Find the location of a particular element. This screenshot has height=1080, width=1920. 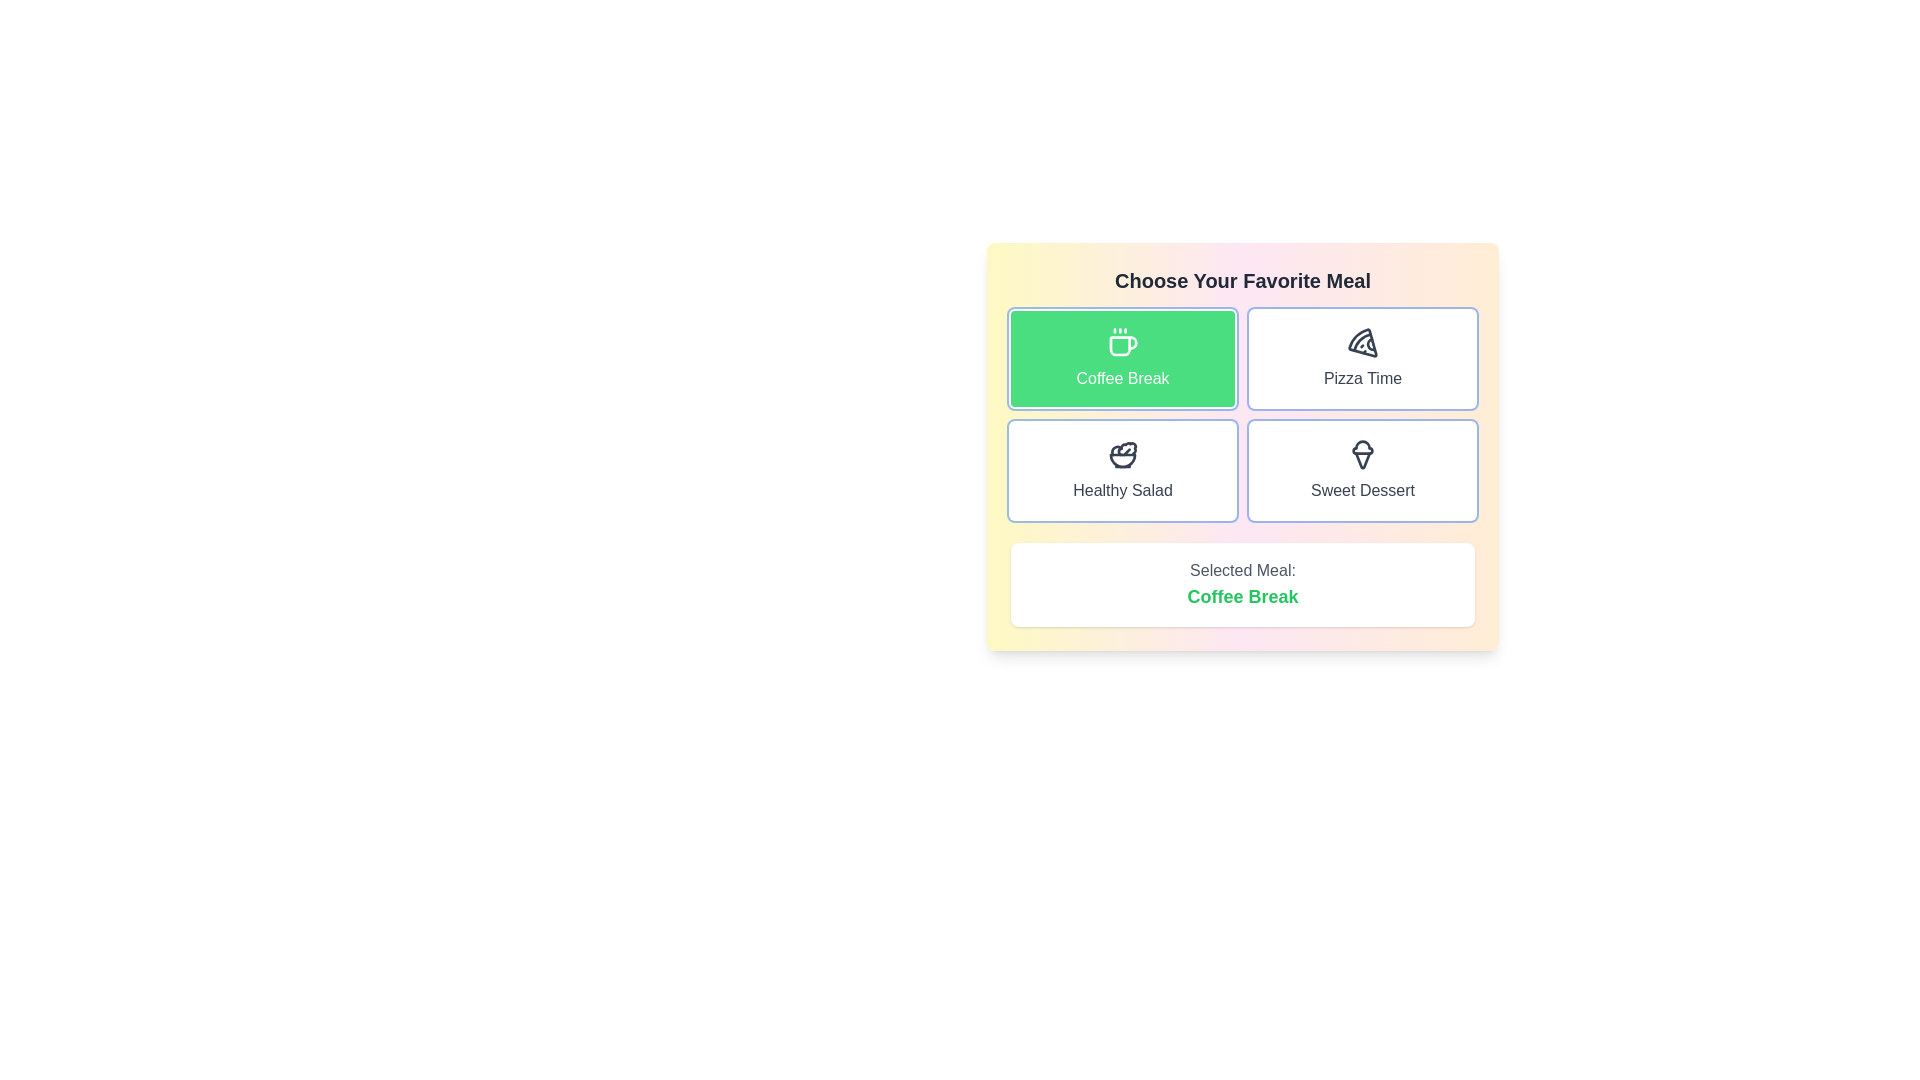

the button labeled Coffee Break to view its hover effect is located at coordinates (1123, 357).